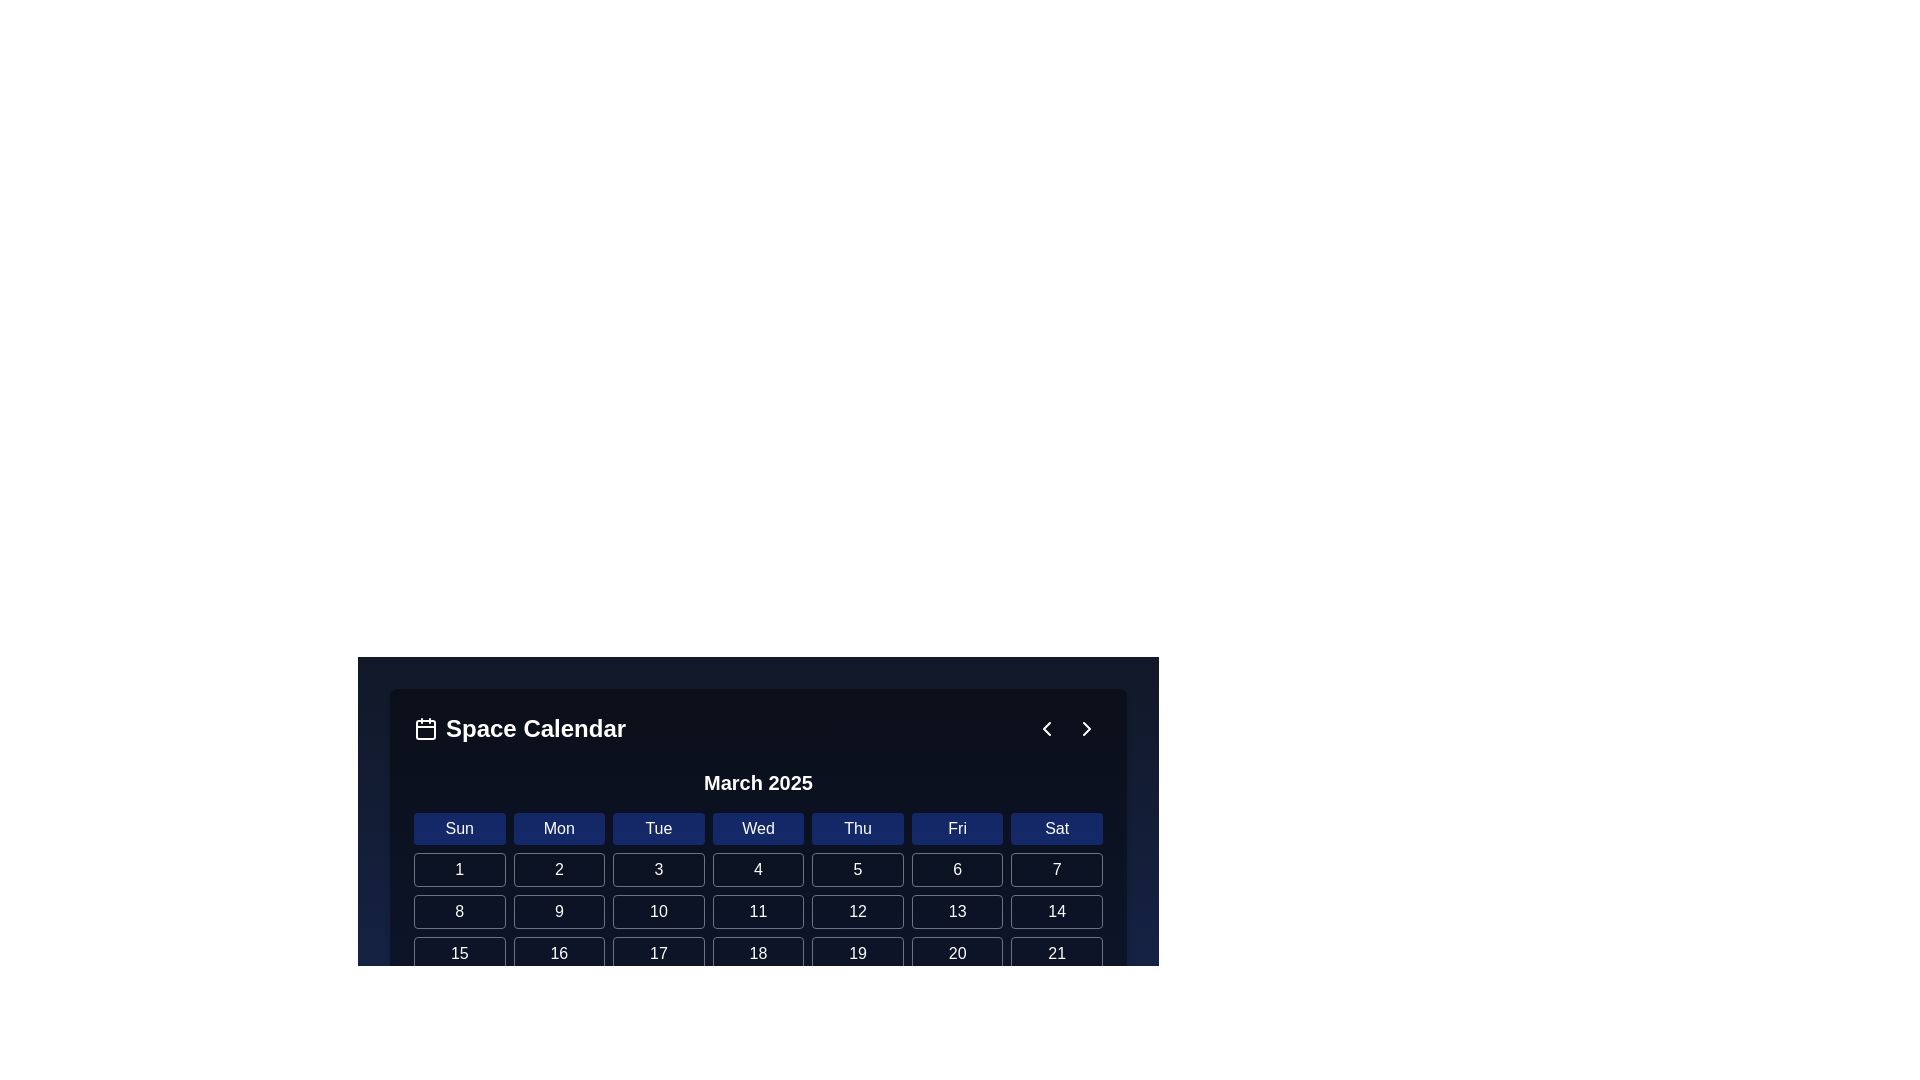 The height and width of the screenshot is (1080, 1920). Describe the element at coordinates (757, 911) in the screenshot. I see `the text label representing the date March 11th, 2025 in the calendar view, located in the third row and fourth column of the grid` at that location.